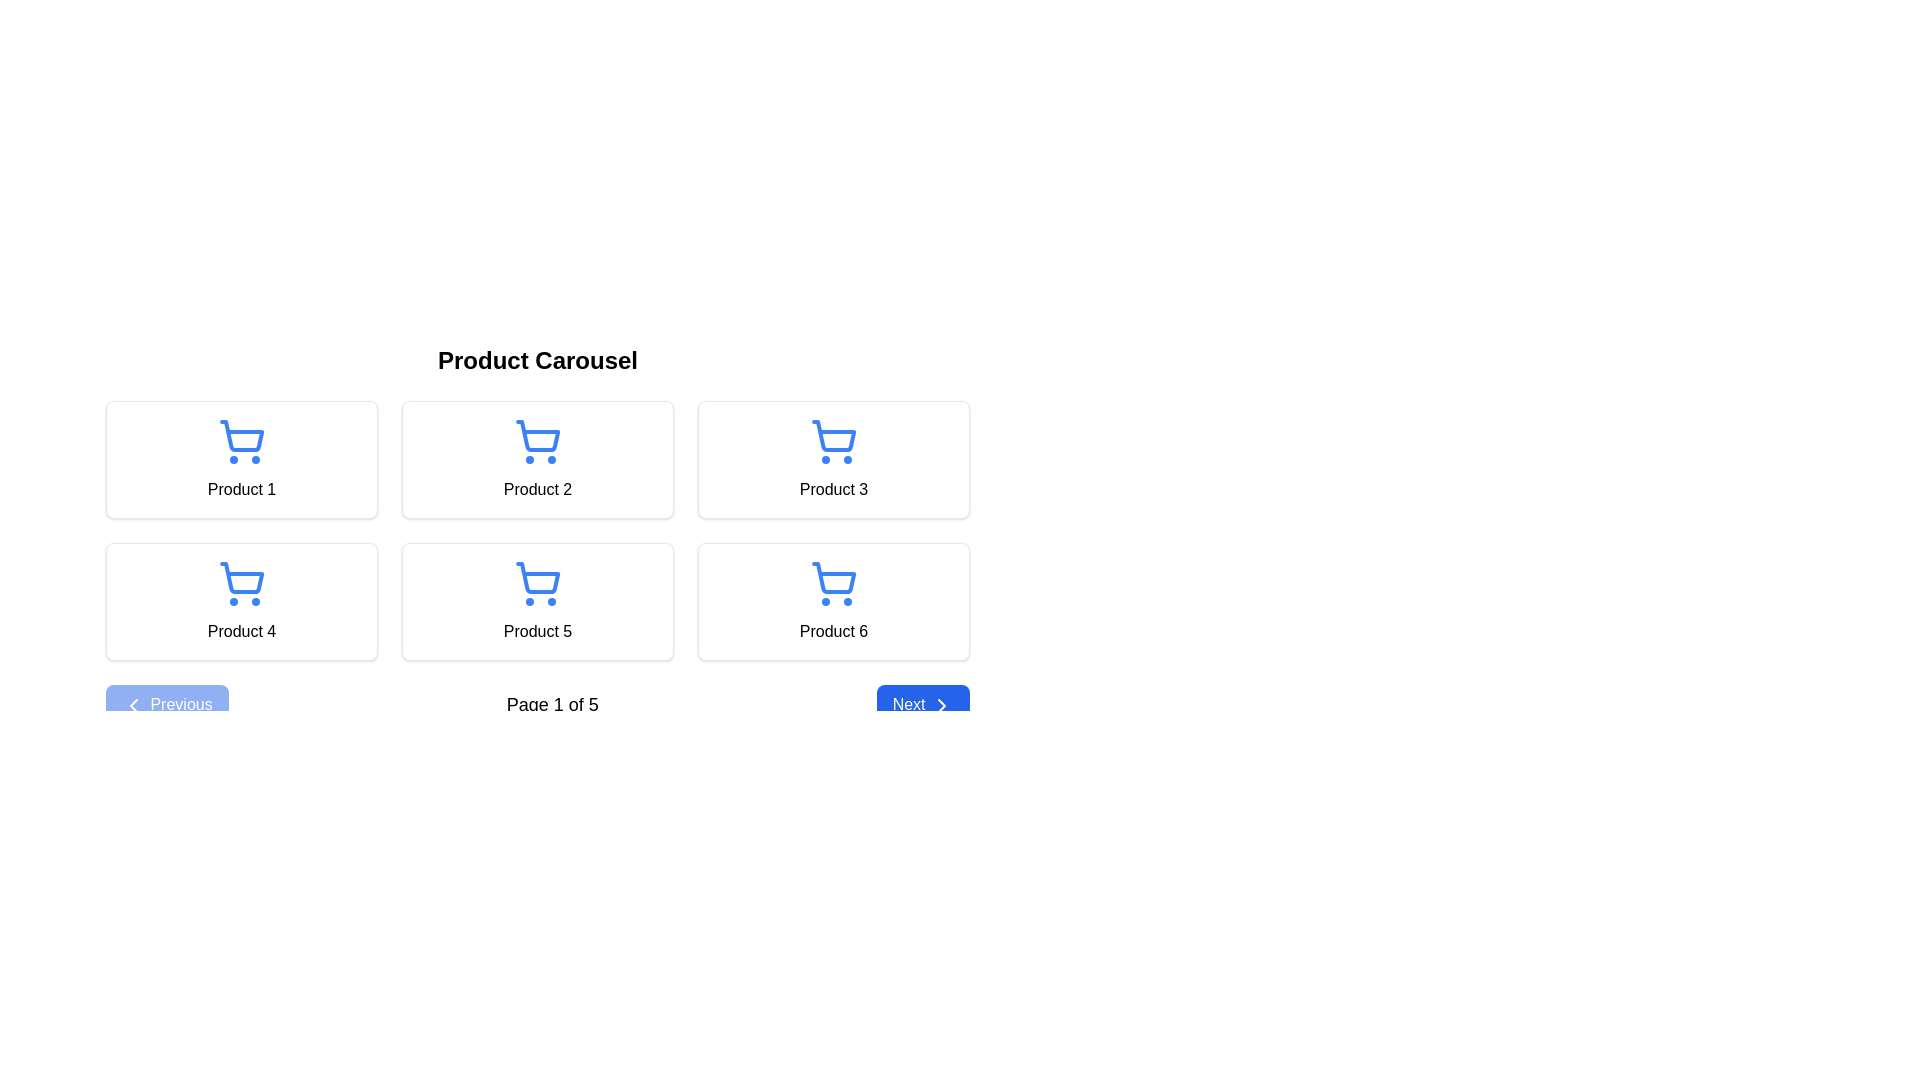  What do you see at coordinates (537, 489) in the screenshot?
I see `the product title text label, which is positioned in the middle column of the first row in a grid layout, serving as the name or category for the associated product` at bounding box center [537, 489].